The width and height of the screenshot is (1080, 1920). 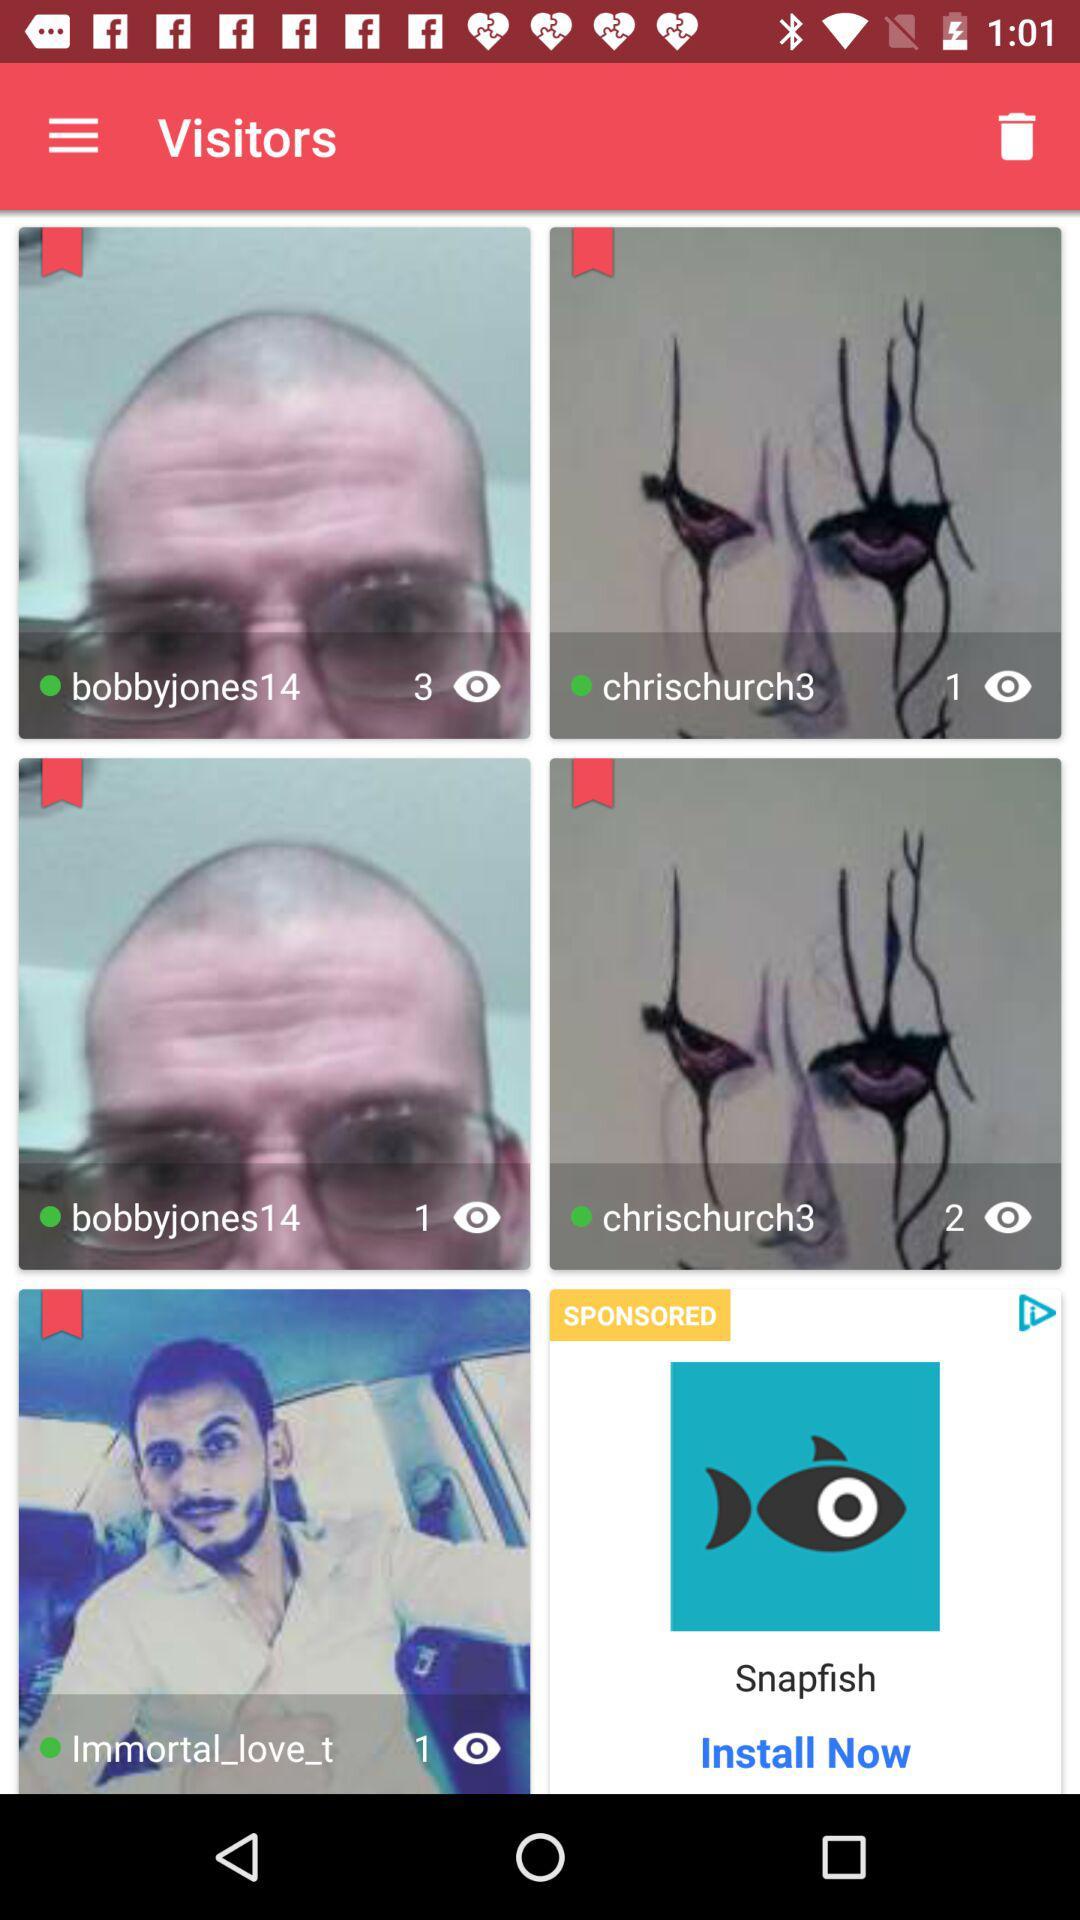 I want to click on advertisement for an app, so click(x=804, y=1496).